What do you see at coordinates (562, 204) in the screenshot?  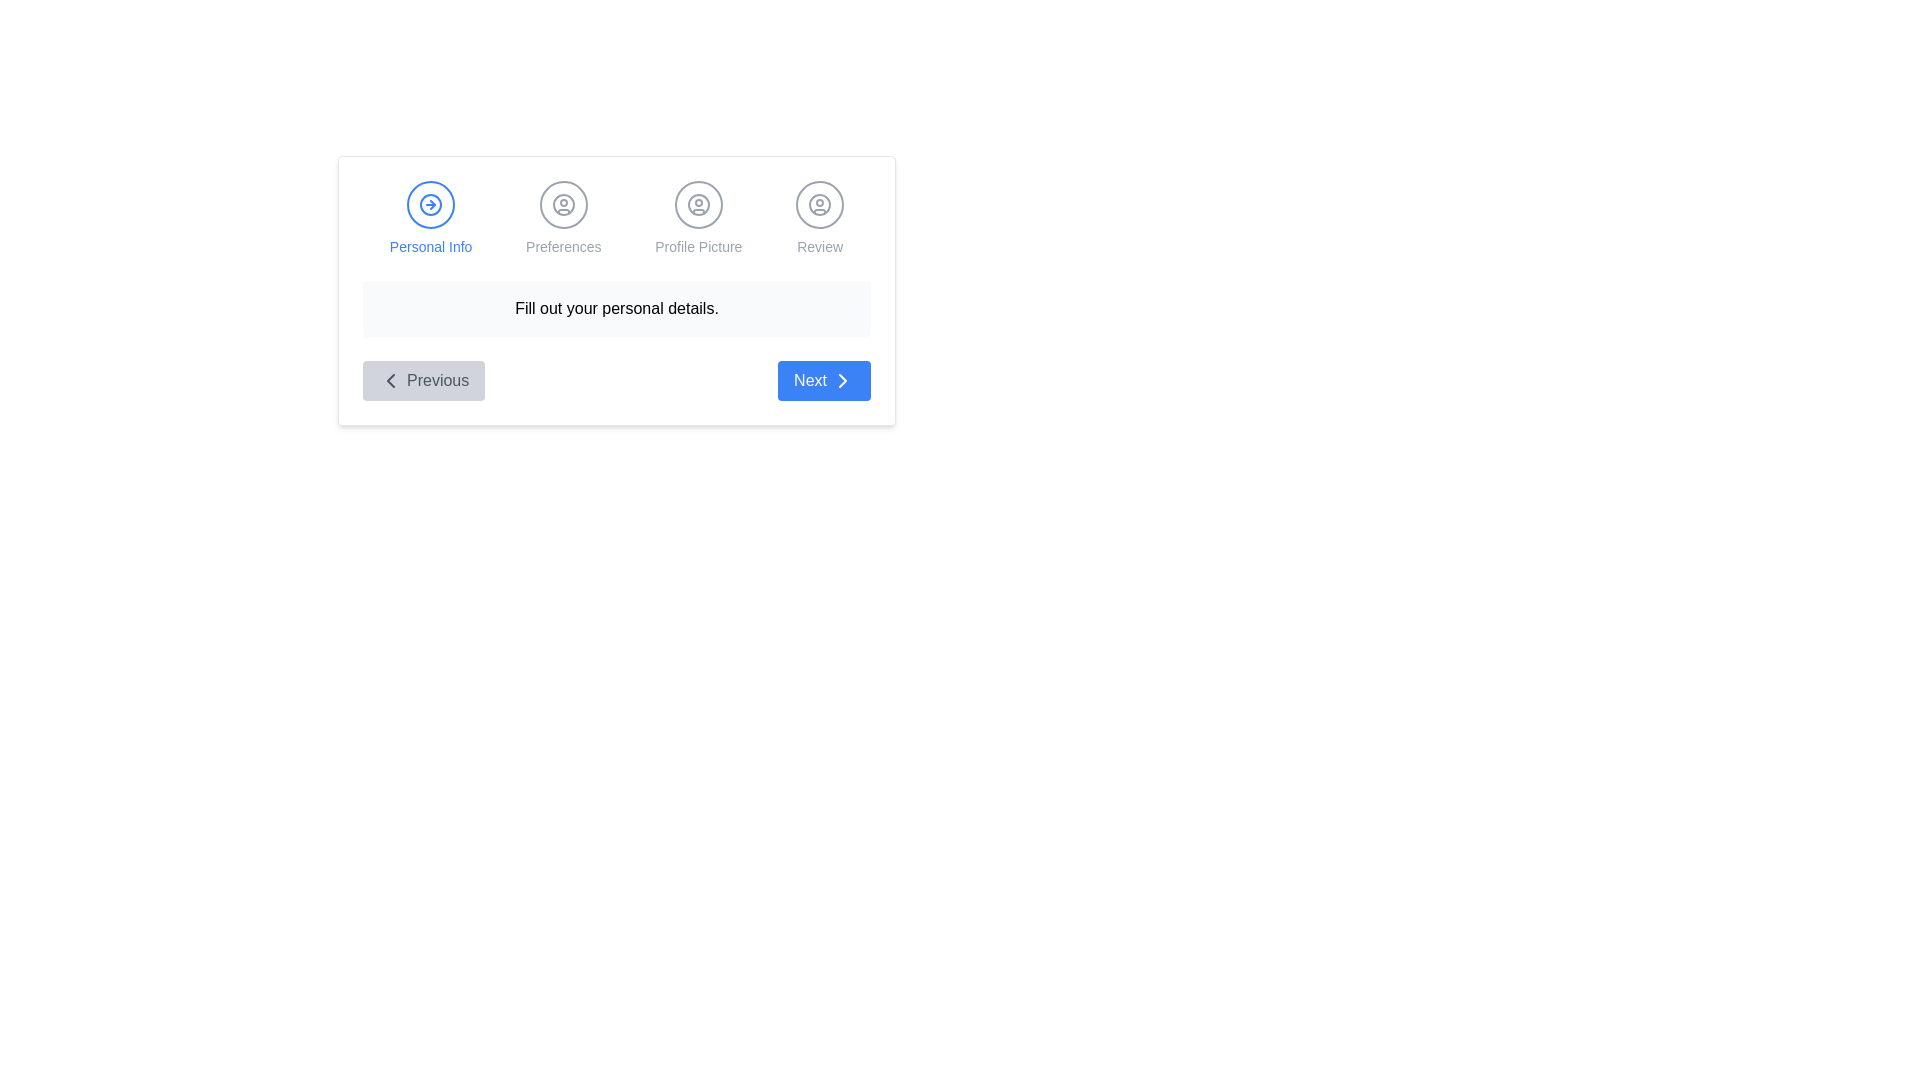 I see `the circular icon featuring a minimalistic user silhouette design, located under the 'Preferences' label` at bounding box center [562, 204].